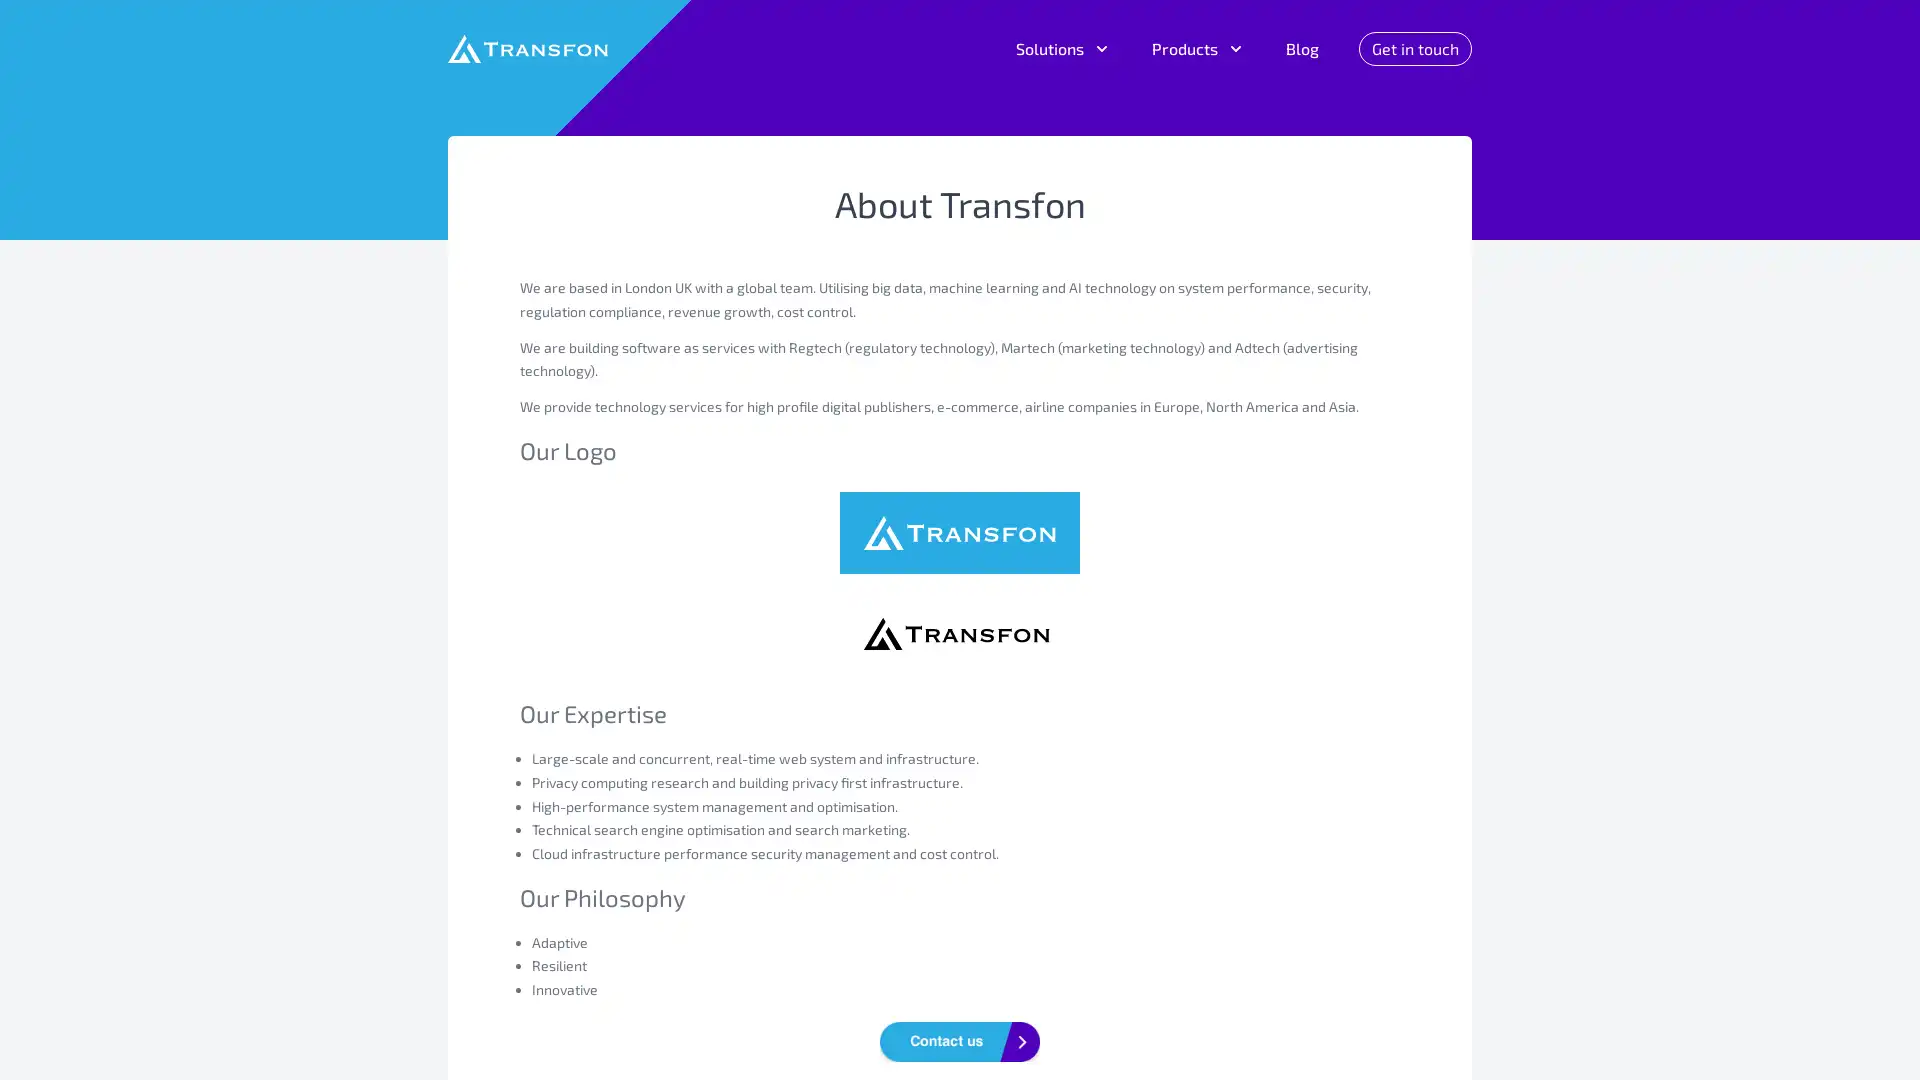 The height and width of the screenshot is (1080, 1920). Describe the element at coordinates (1063, 48) in the screenshot. I see `Solutions` at that location.